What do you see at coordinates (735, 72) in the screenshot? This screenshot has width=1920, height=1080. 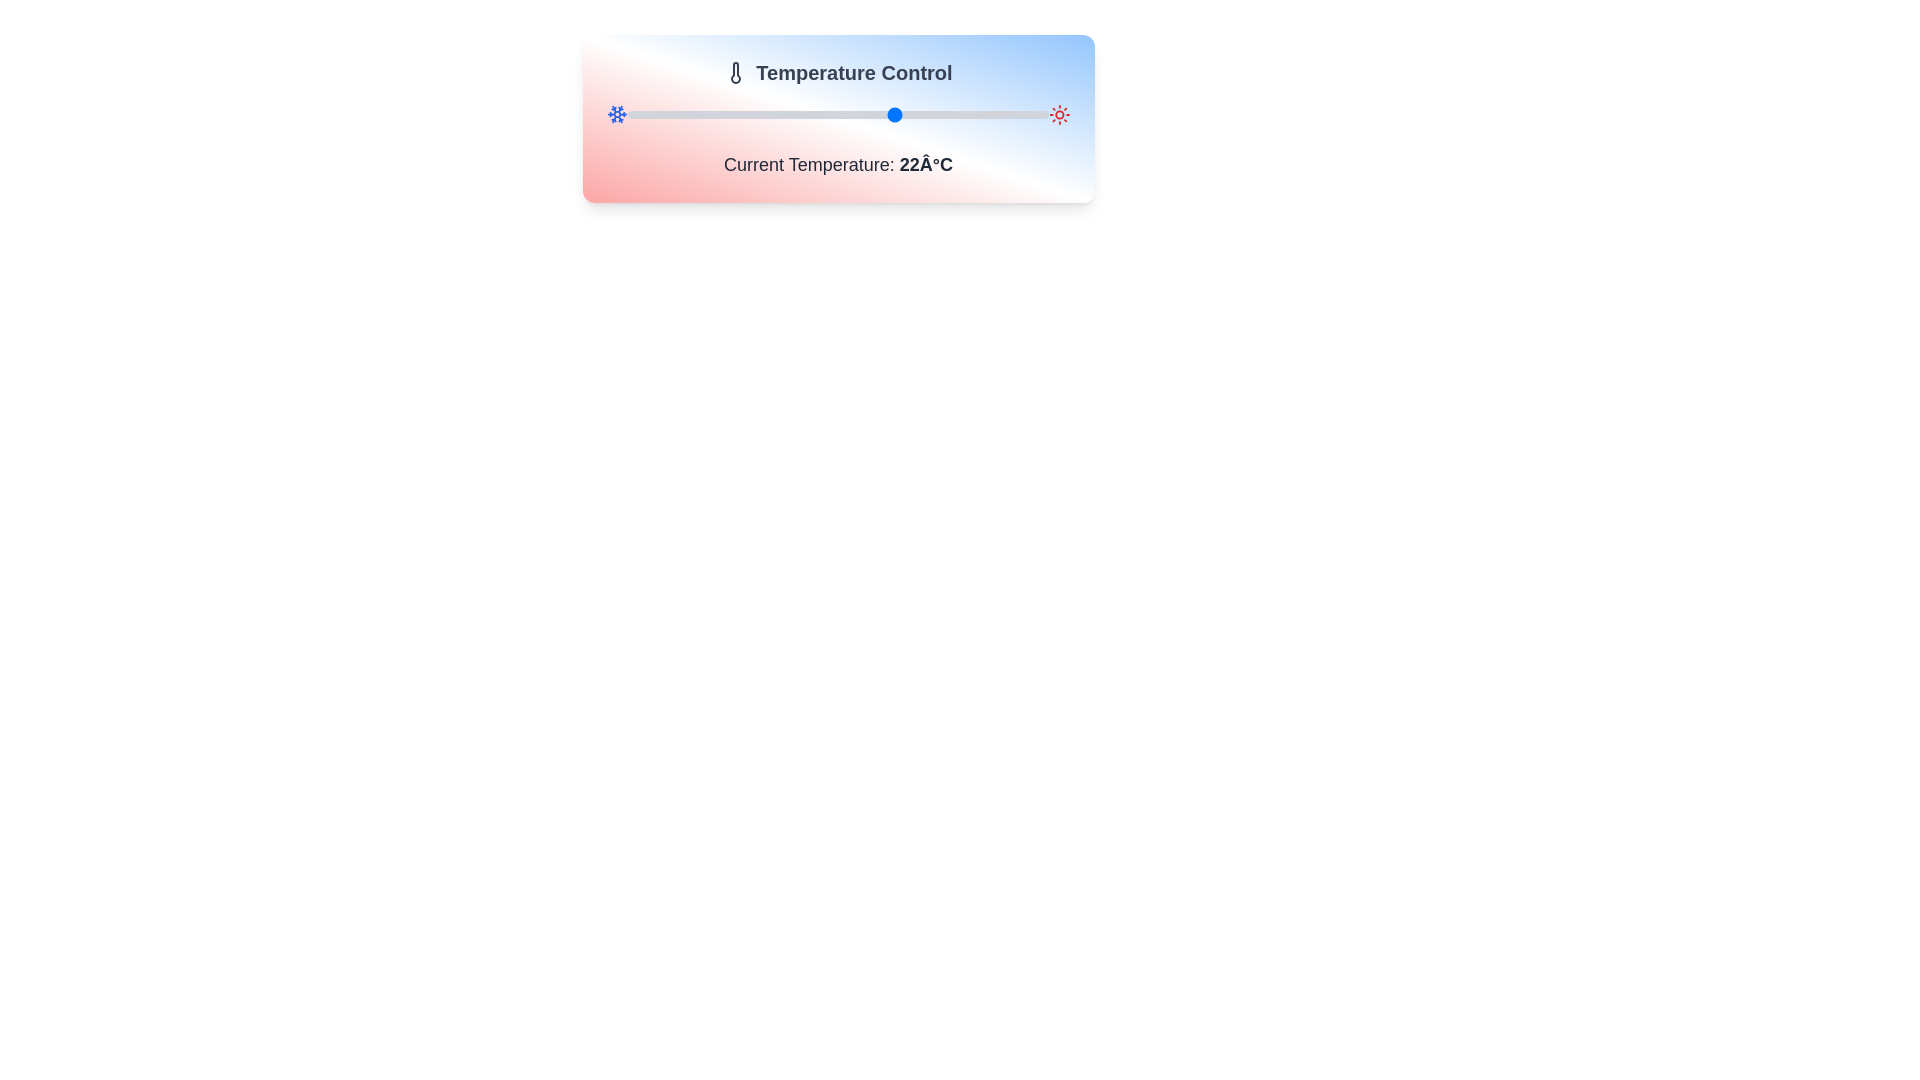 I see `the vertical thermometer icon, which is styled with a slender, rounded shape and is located near the top center of the temperature control interface, preceding the label 'Temperature Control'` at bounding box center [735, 72].